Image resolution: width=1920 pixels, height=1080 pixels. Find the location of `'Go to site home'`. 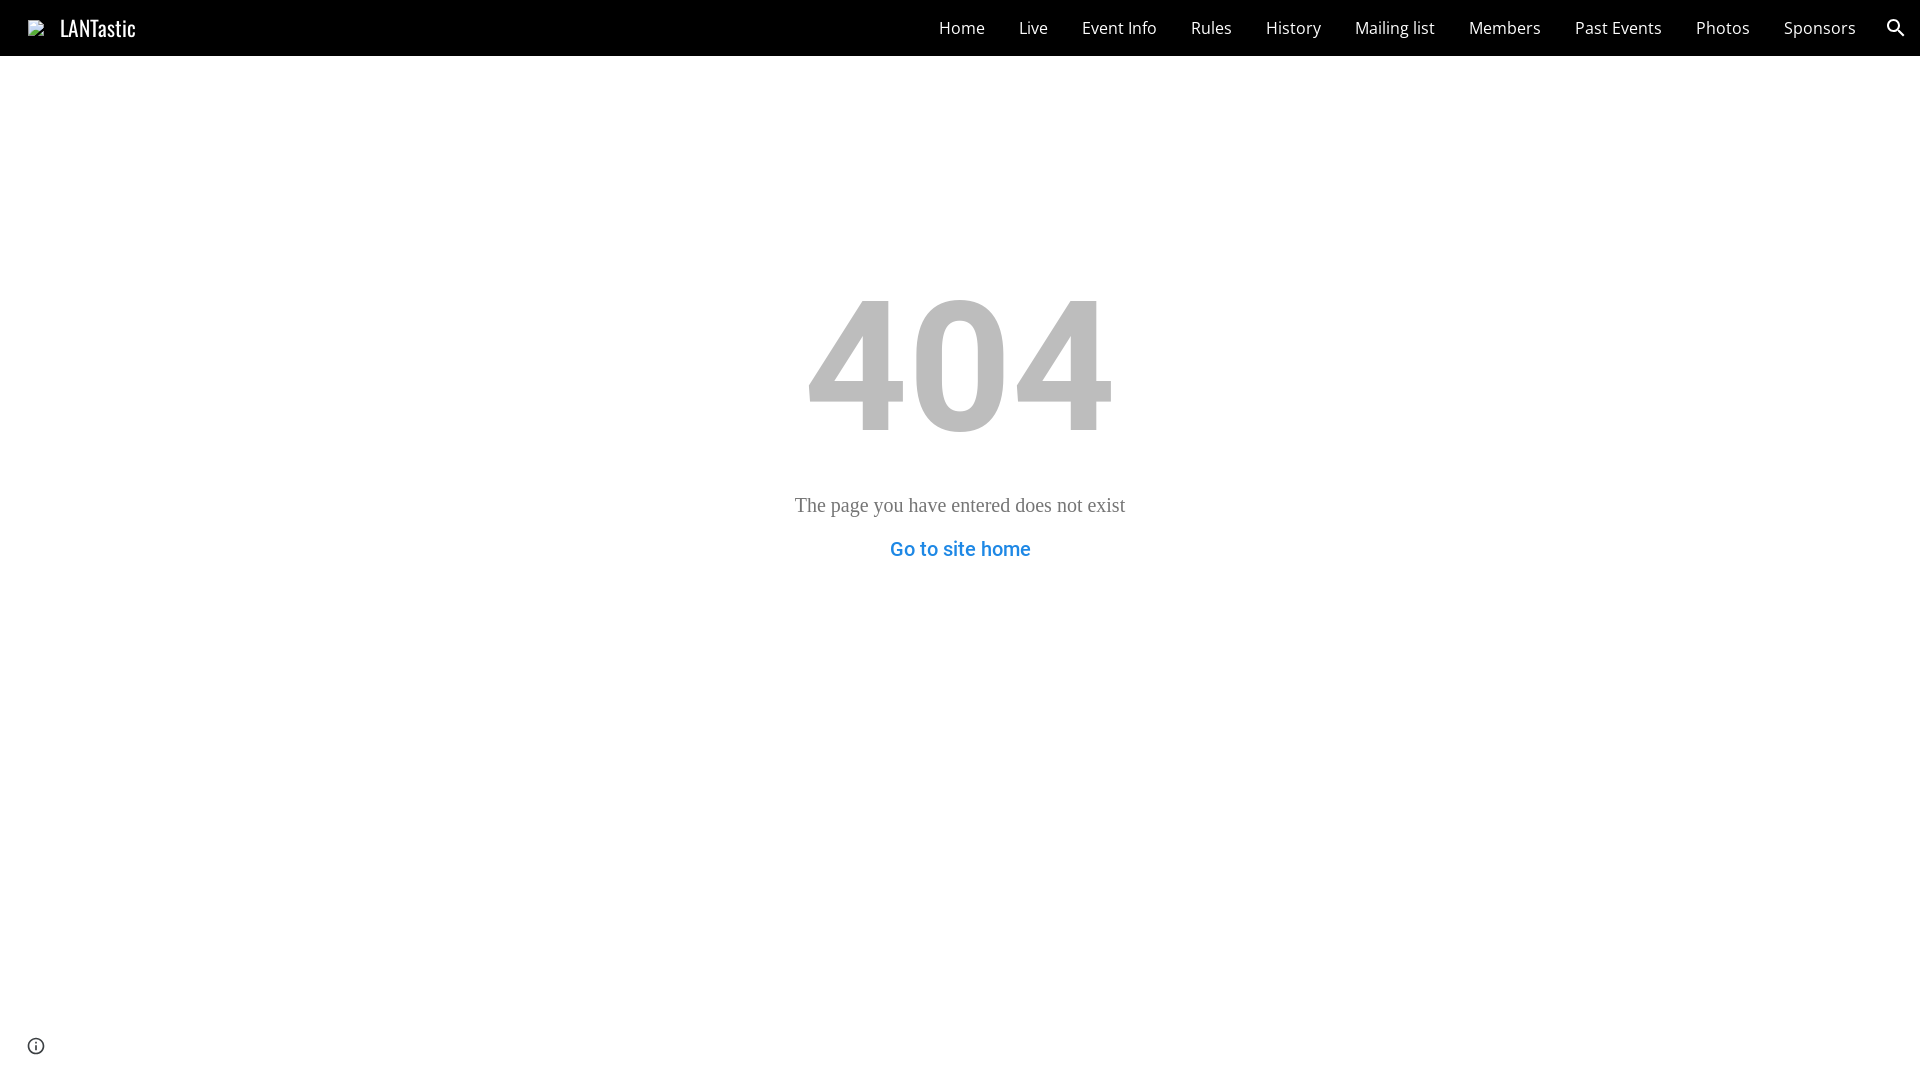

'Go to site home' is located at coordinates (960, 548).